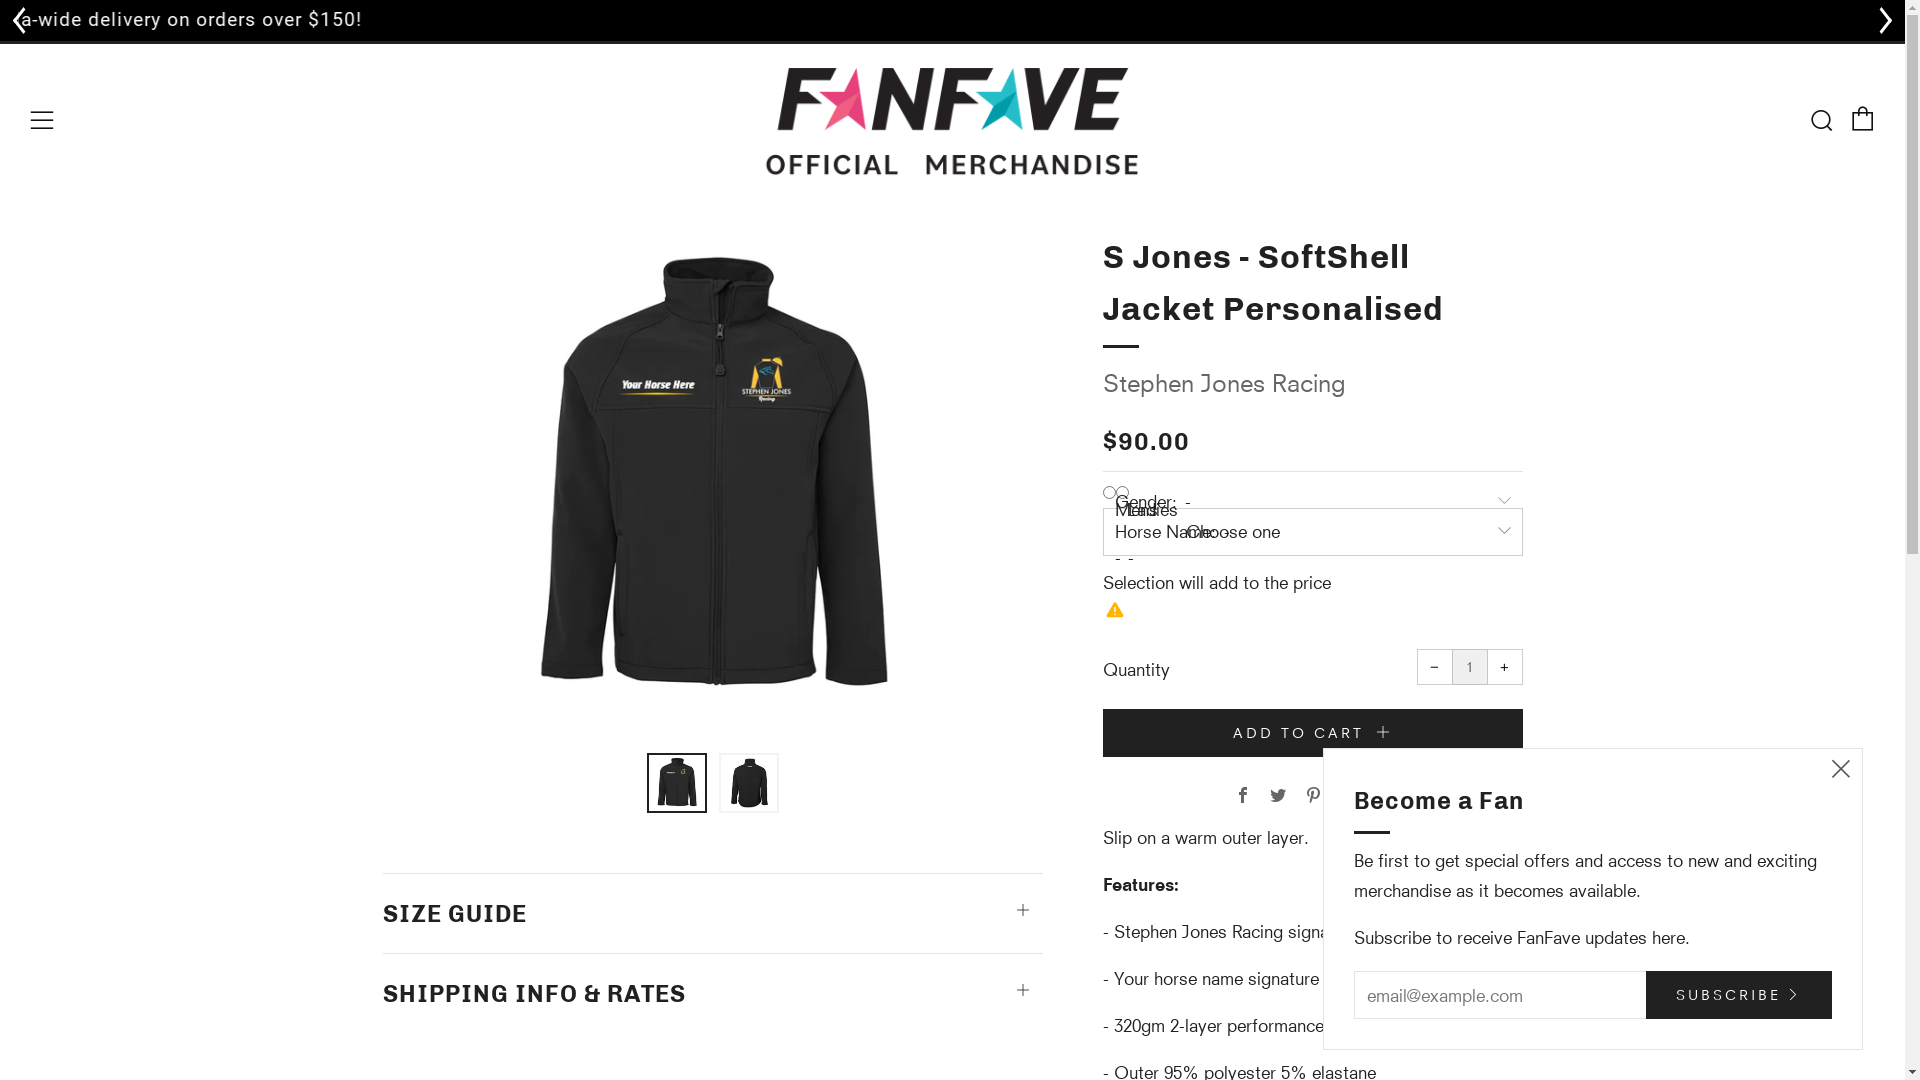  Describe the element at coordinates (1861, 119) in the screenshot. I see `'Cart'` at that location.